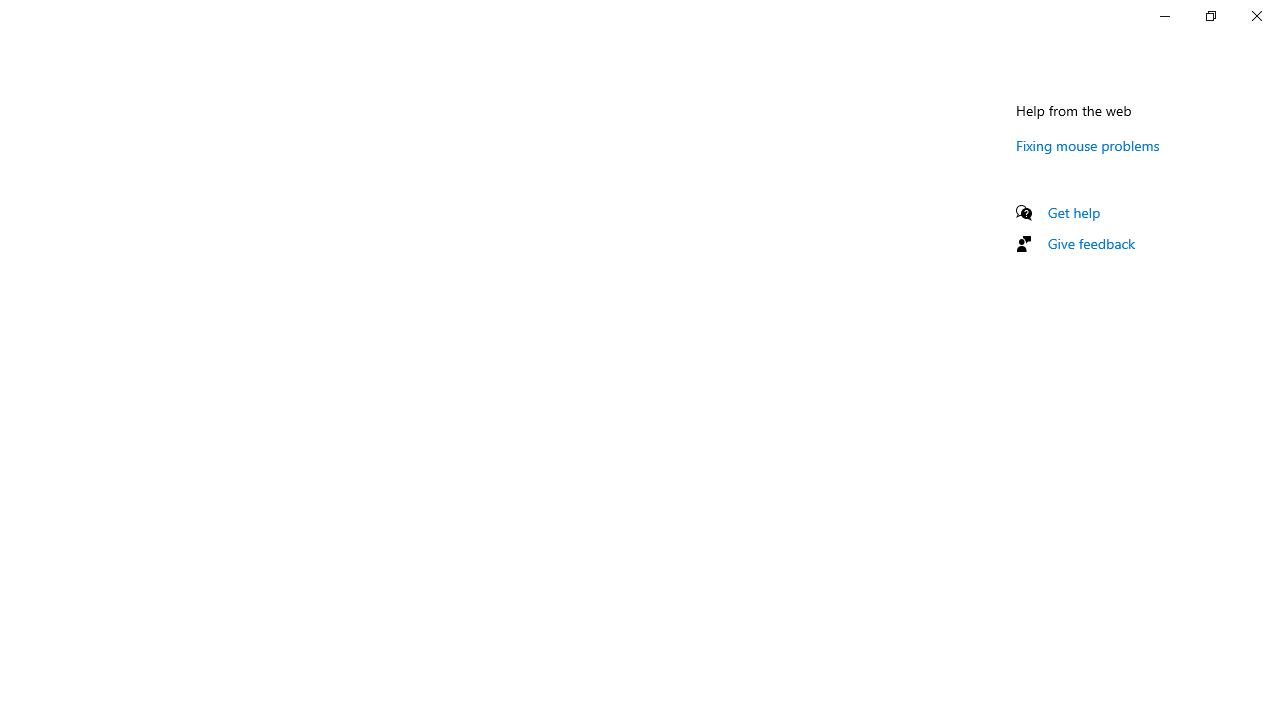 The height and width of the screenshot is (720, 1280). I want to click on 'Give feedback', so click(1090, 242).